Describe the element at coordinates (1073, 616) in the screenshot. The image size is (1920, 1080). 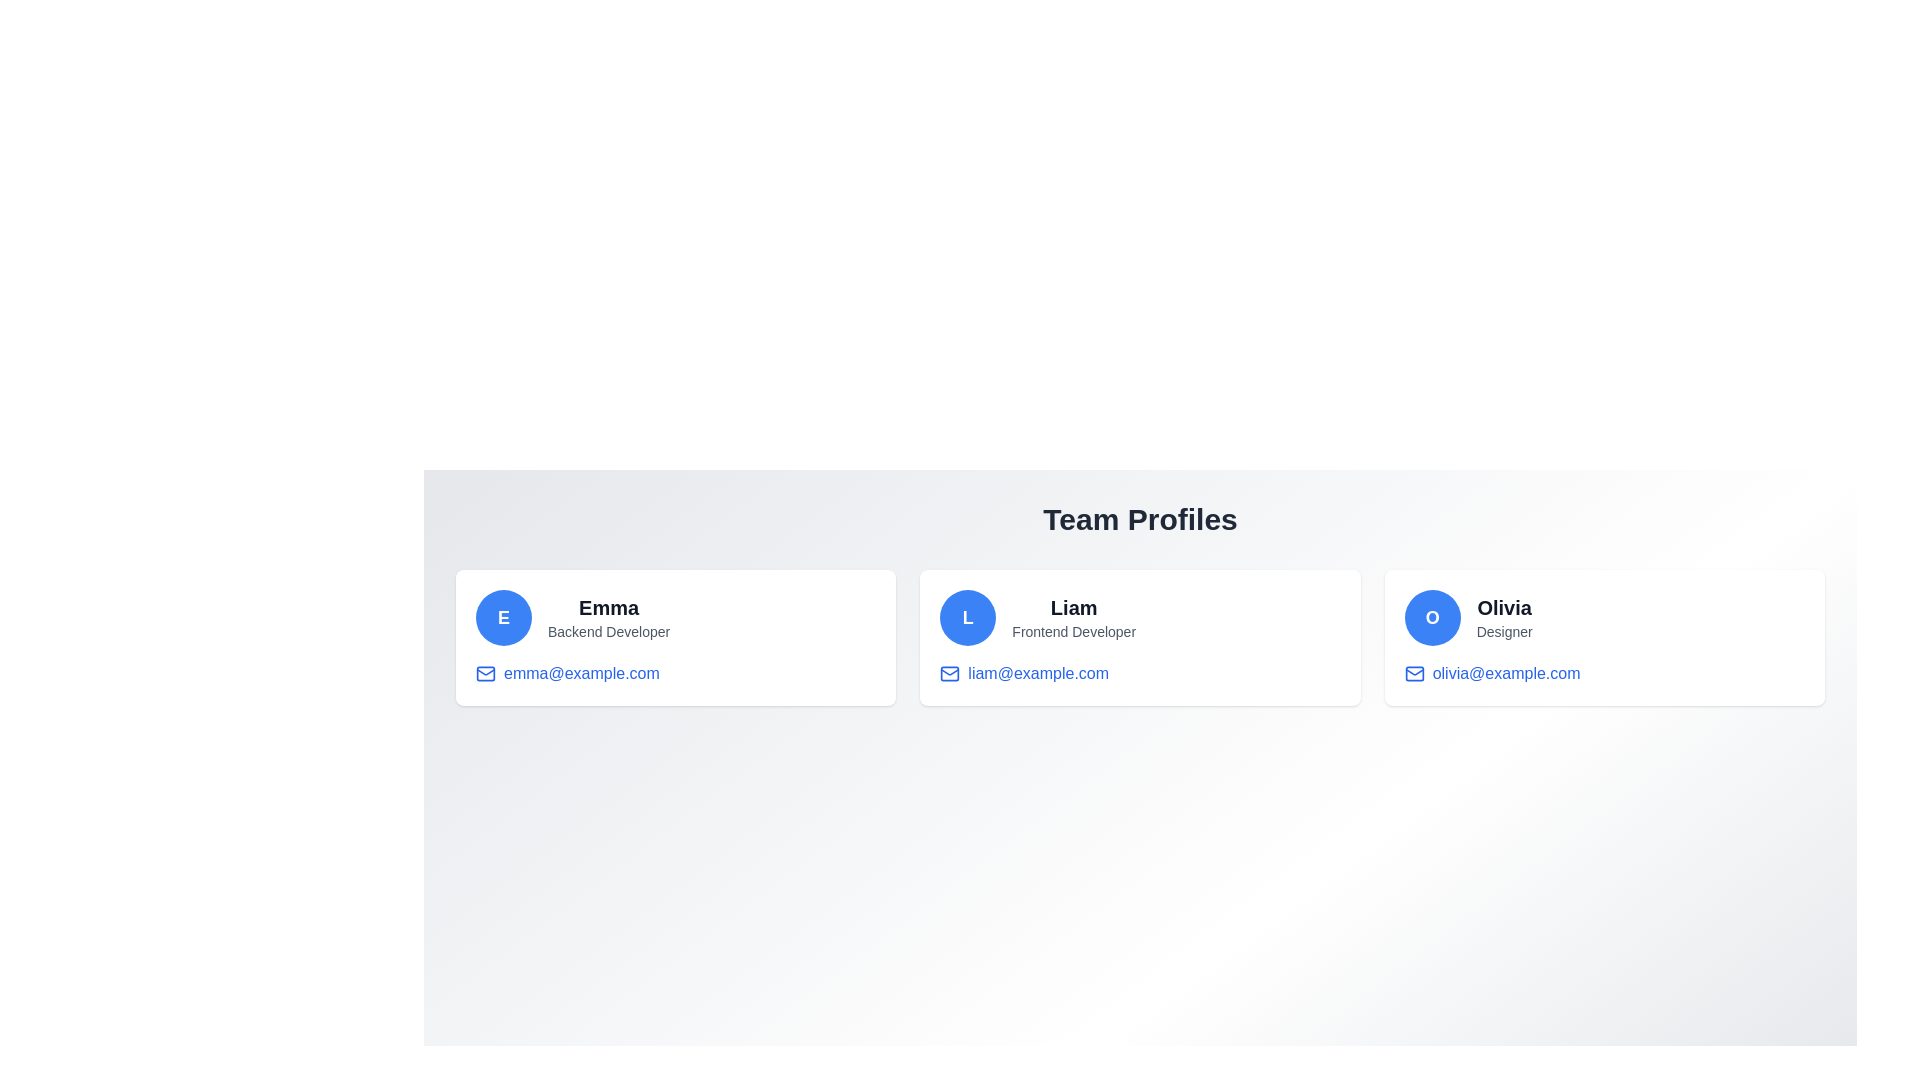
I see `text label that serves as a profile title and subtitle, identifying the person's name and their role within the team, located centrally in the second profile card under the 'Team Profiles' section` at that location.